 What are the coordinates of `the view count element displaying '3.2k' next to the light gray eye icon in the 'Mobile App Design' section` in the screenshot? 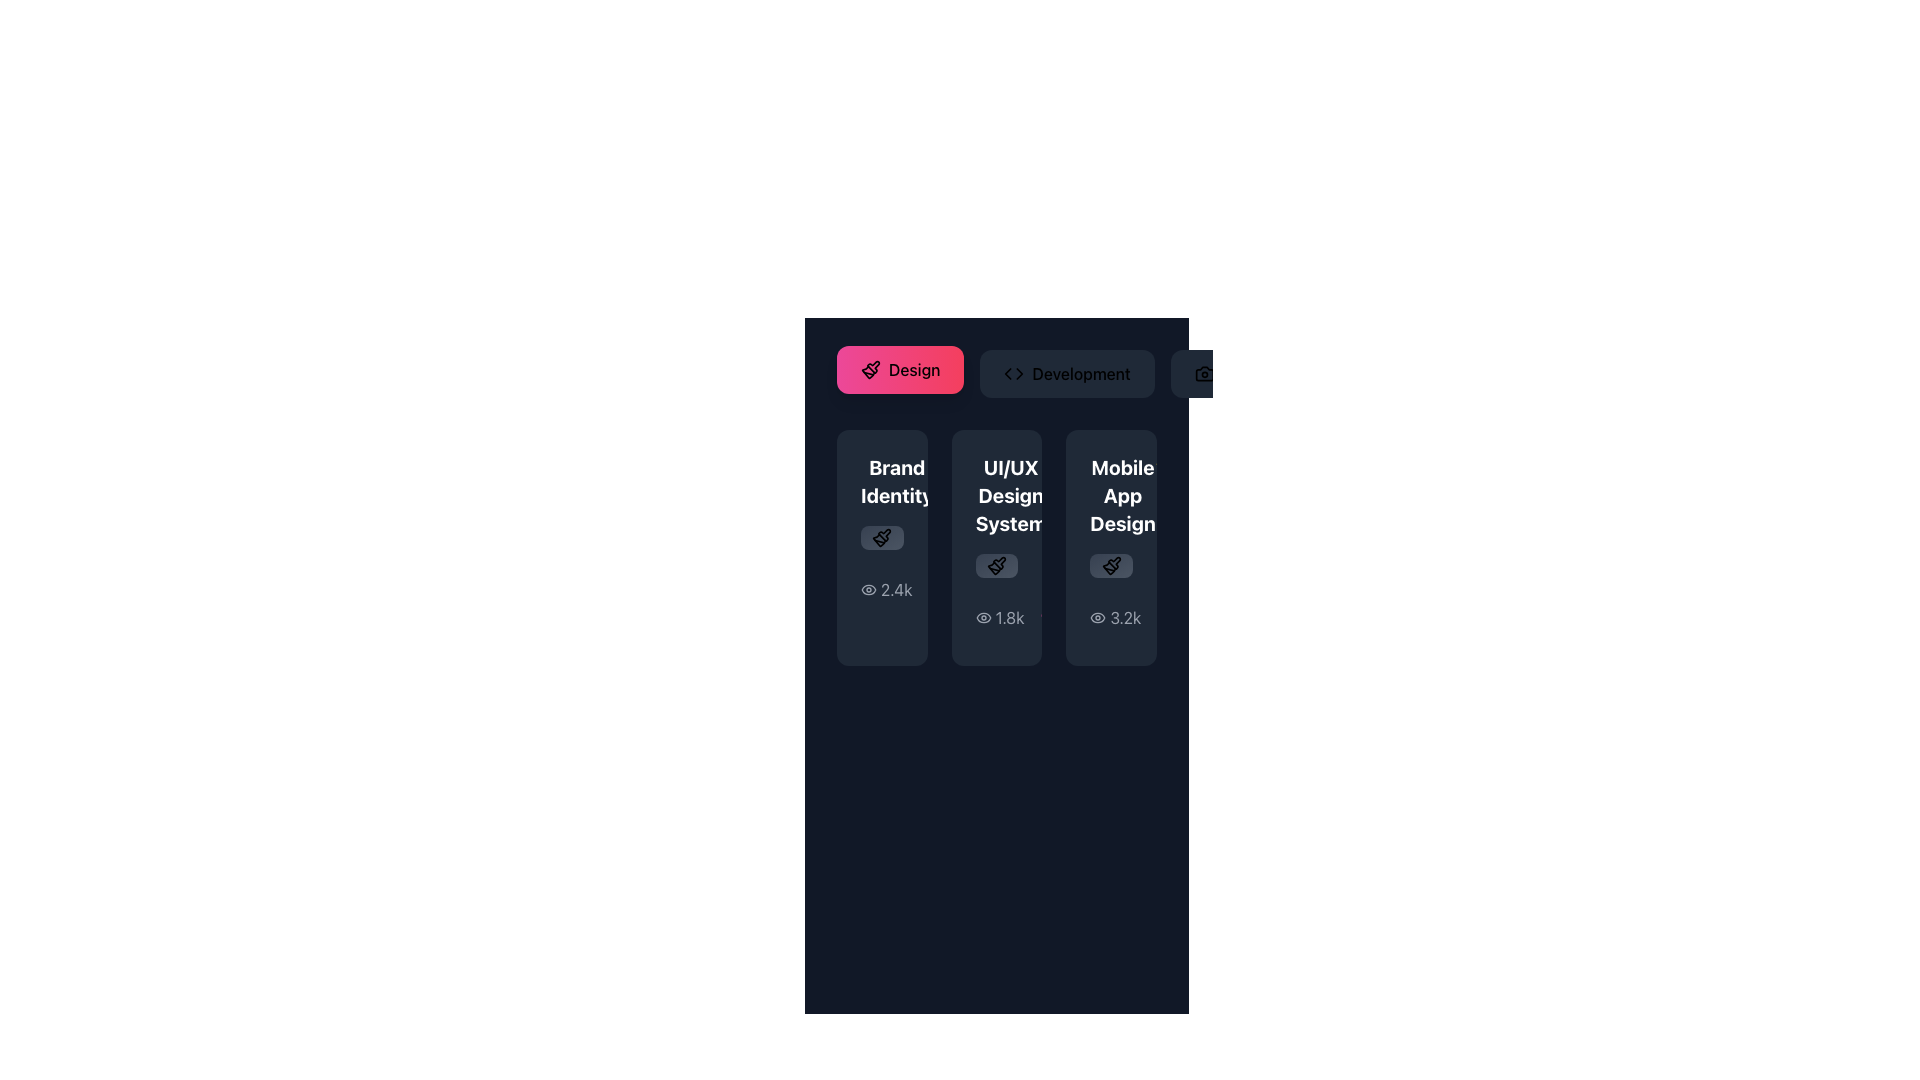 It's located at (1110, 616).